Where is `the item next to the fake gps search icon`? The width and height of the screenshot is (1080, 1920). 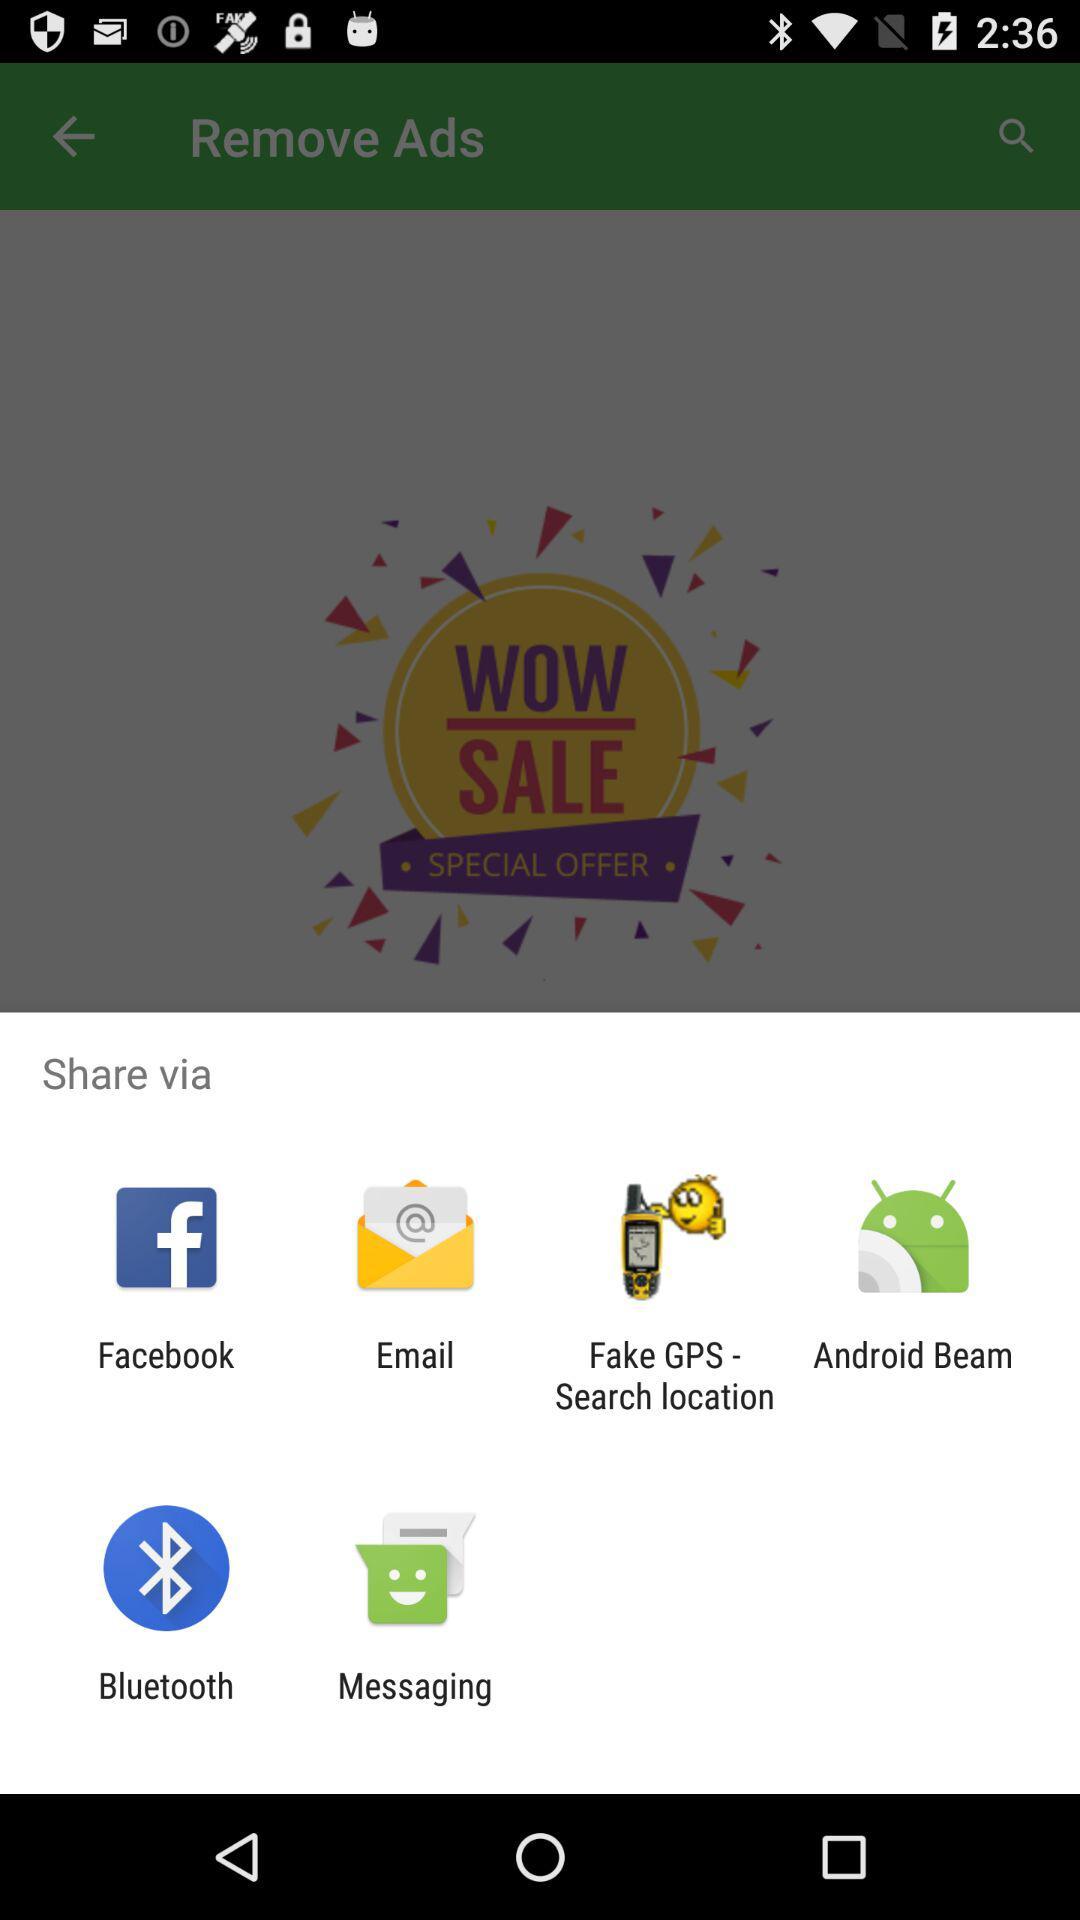
the item next to the fake gps search icon is located at coordinates (913, 1374).